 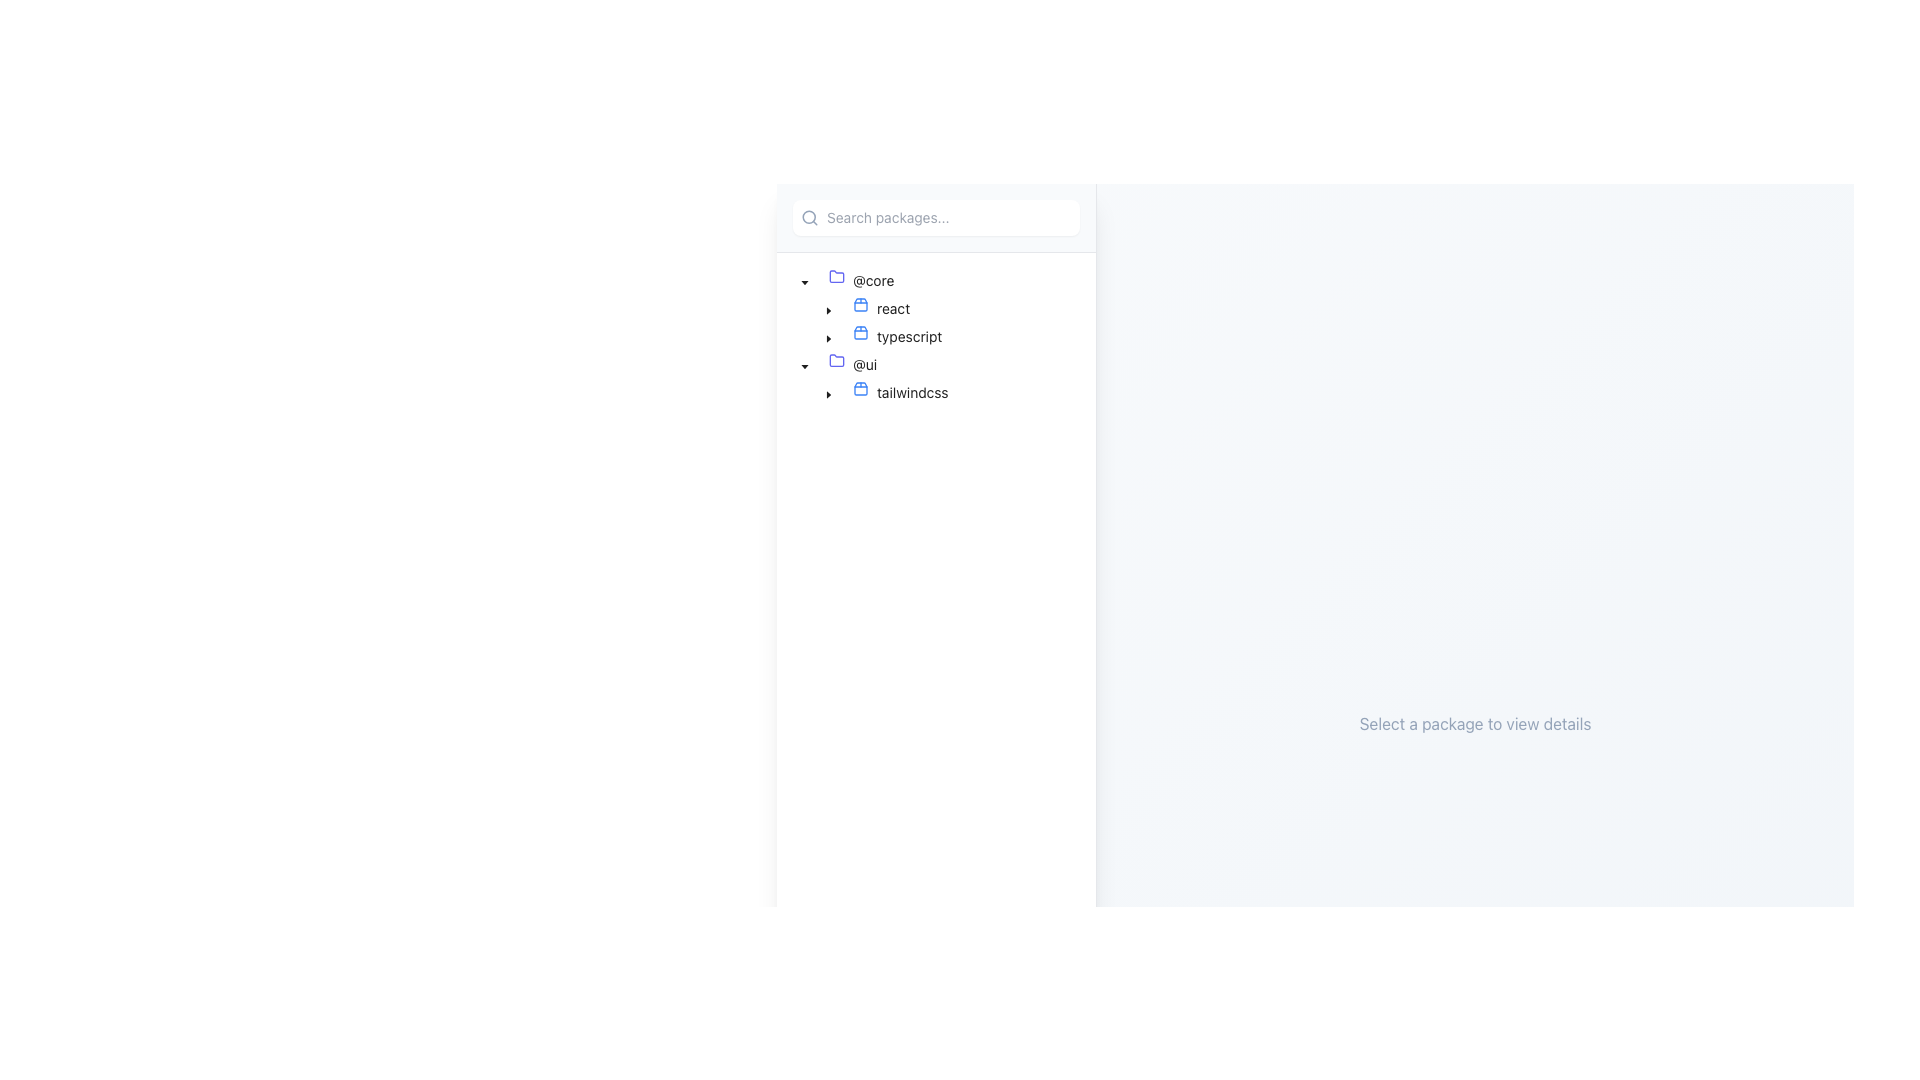 What do you see at coordinates (911, 392) in the screenshot?
I see `the text label in the tree node labeled 'tailwindcss'` at bounding box center [911, 392].